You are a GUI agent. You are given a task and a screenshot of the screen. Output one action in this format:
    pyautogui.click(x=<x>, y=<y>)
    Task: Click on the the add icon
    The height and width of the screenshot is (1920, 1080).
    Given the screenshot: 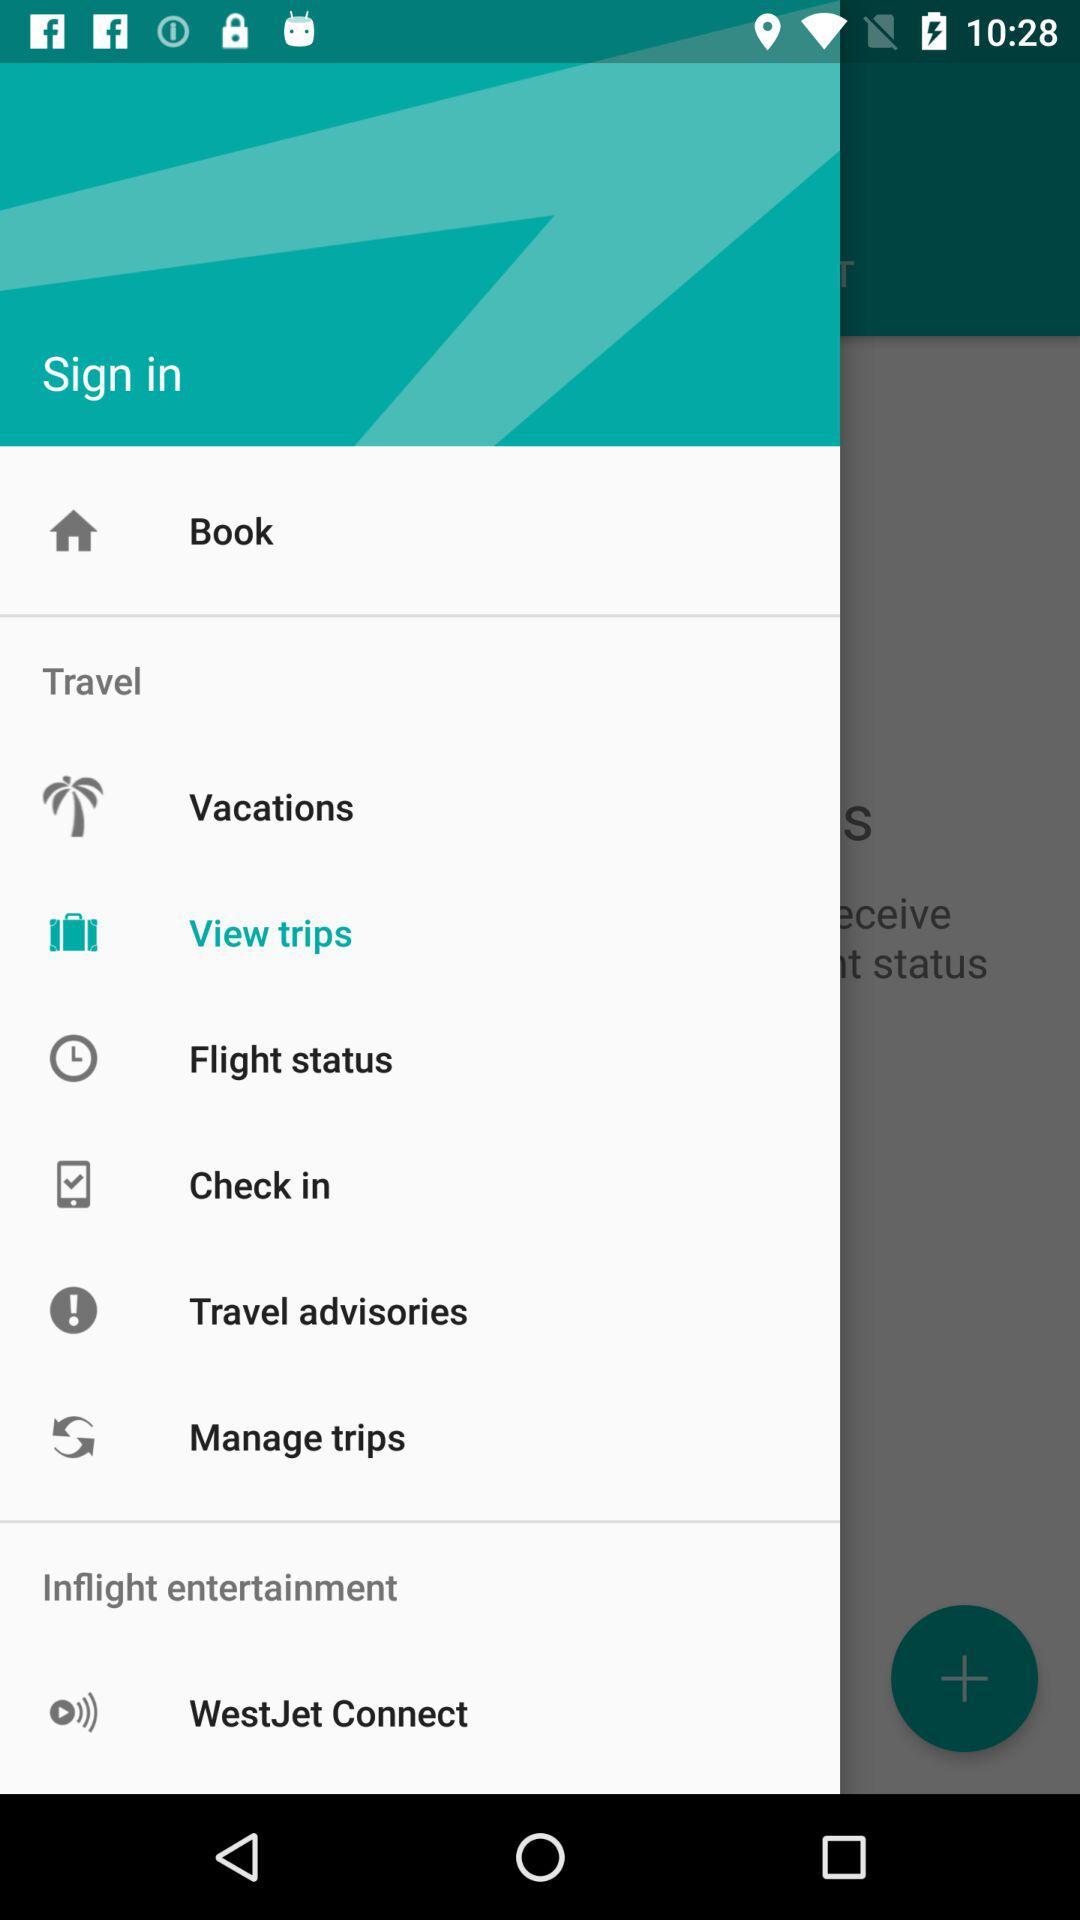 What is the action you would take?
    pyautogui.click(x=963, y=1678)
    